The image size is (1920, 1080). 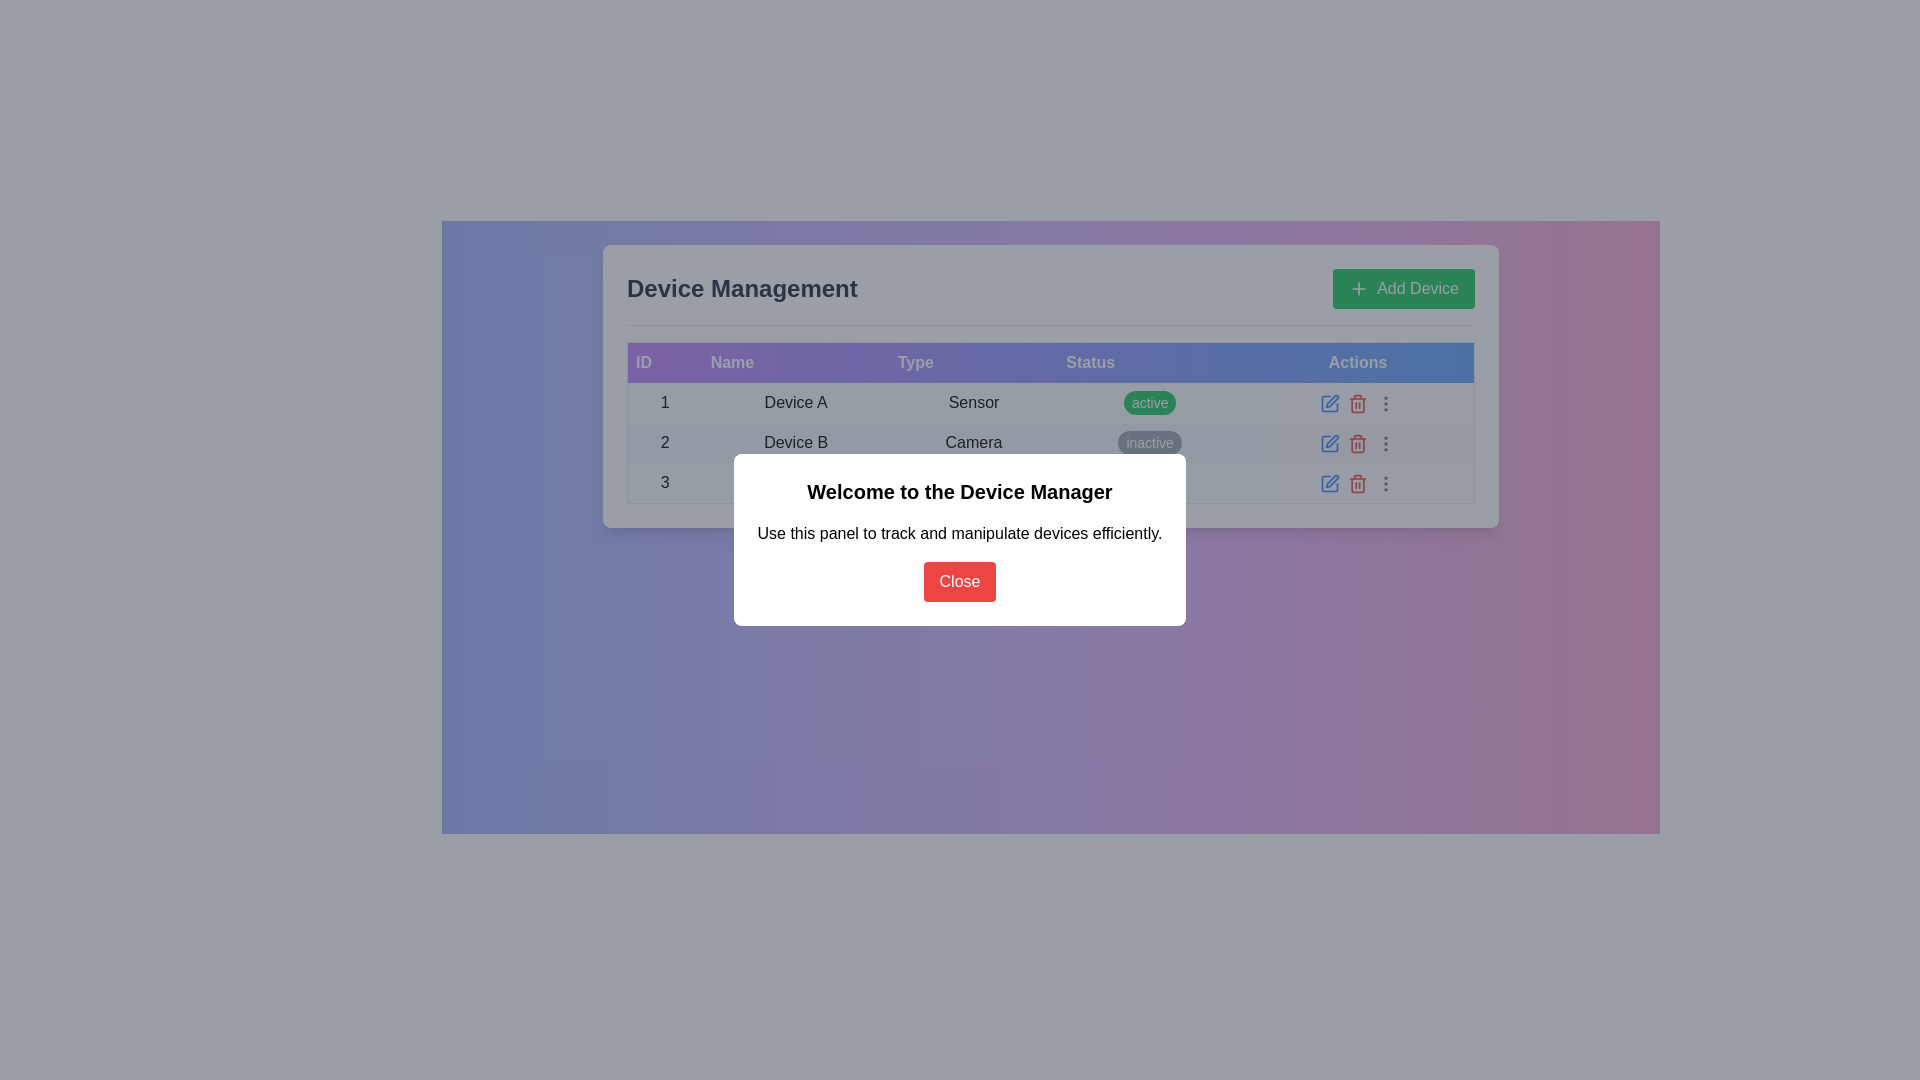 I want to click on the pen icon button in the Actions column of the table for Device B to initiate an edit action, so click(x=1332, y=440).